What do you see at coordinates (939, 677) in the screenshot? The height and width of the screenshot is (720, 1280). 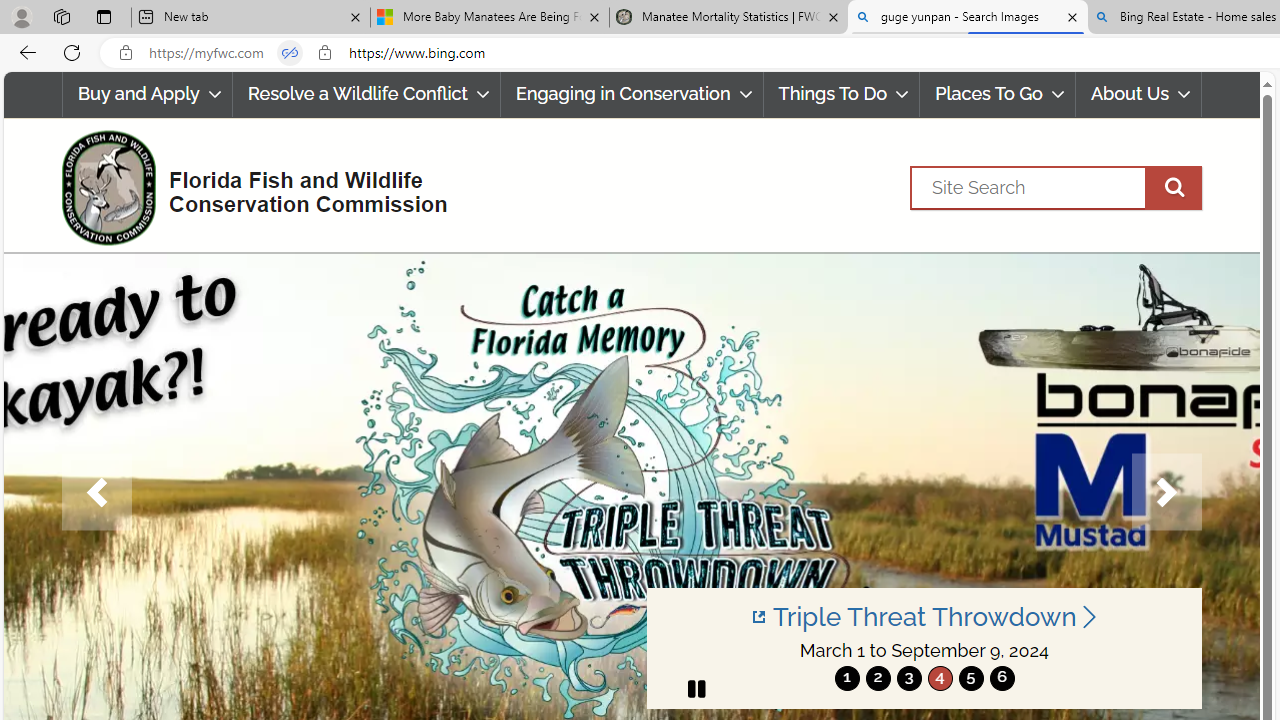 I see `'move to slide 4'` at bounding box center [939, 677].